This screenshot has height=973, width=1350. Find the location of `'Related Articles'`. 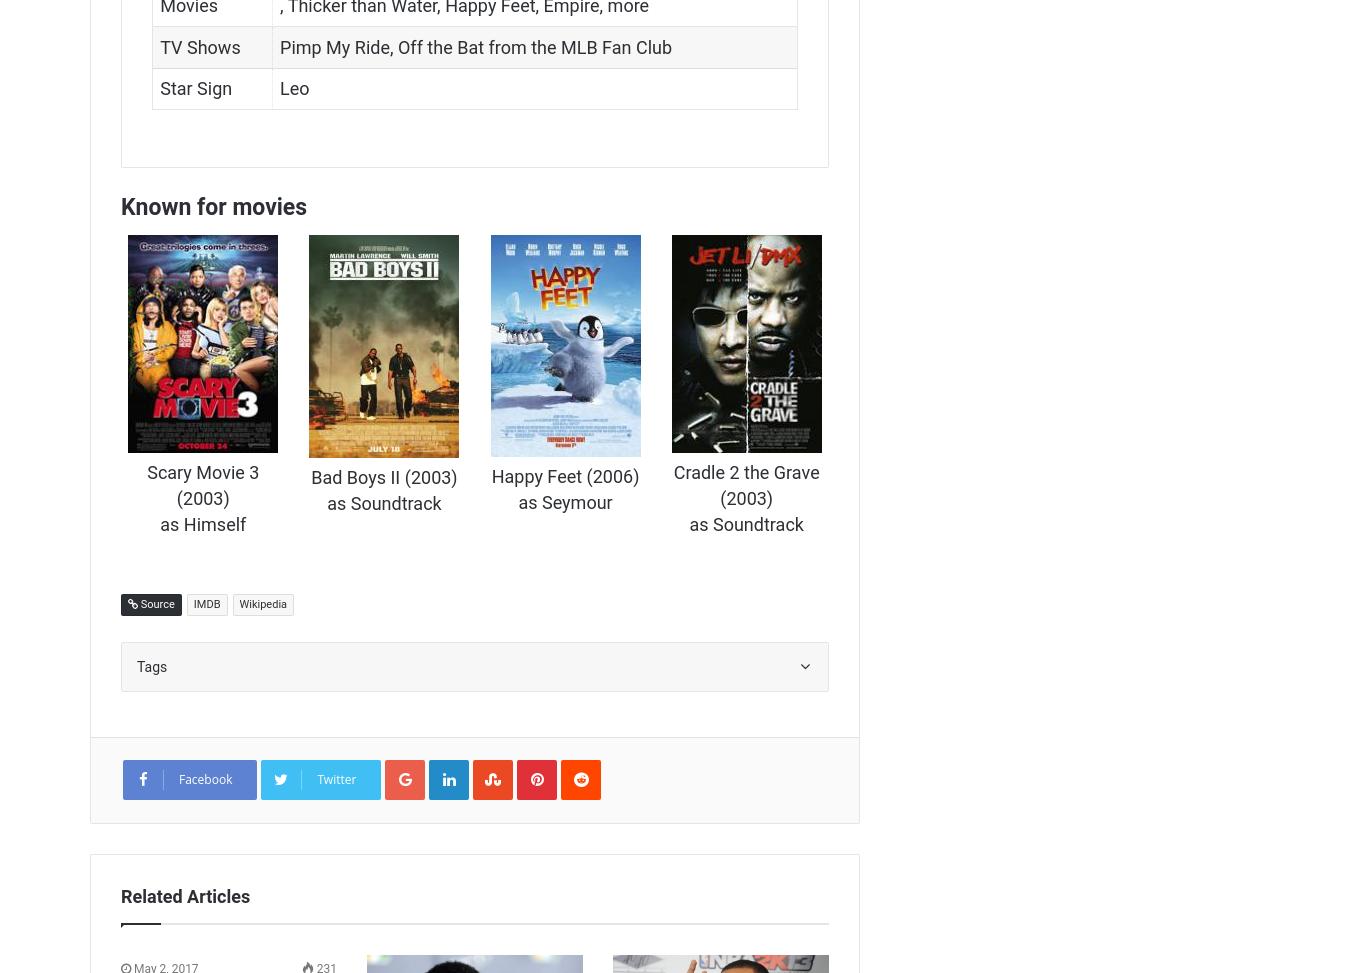

'Related Articles' is located at coordinates (185, 895).